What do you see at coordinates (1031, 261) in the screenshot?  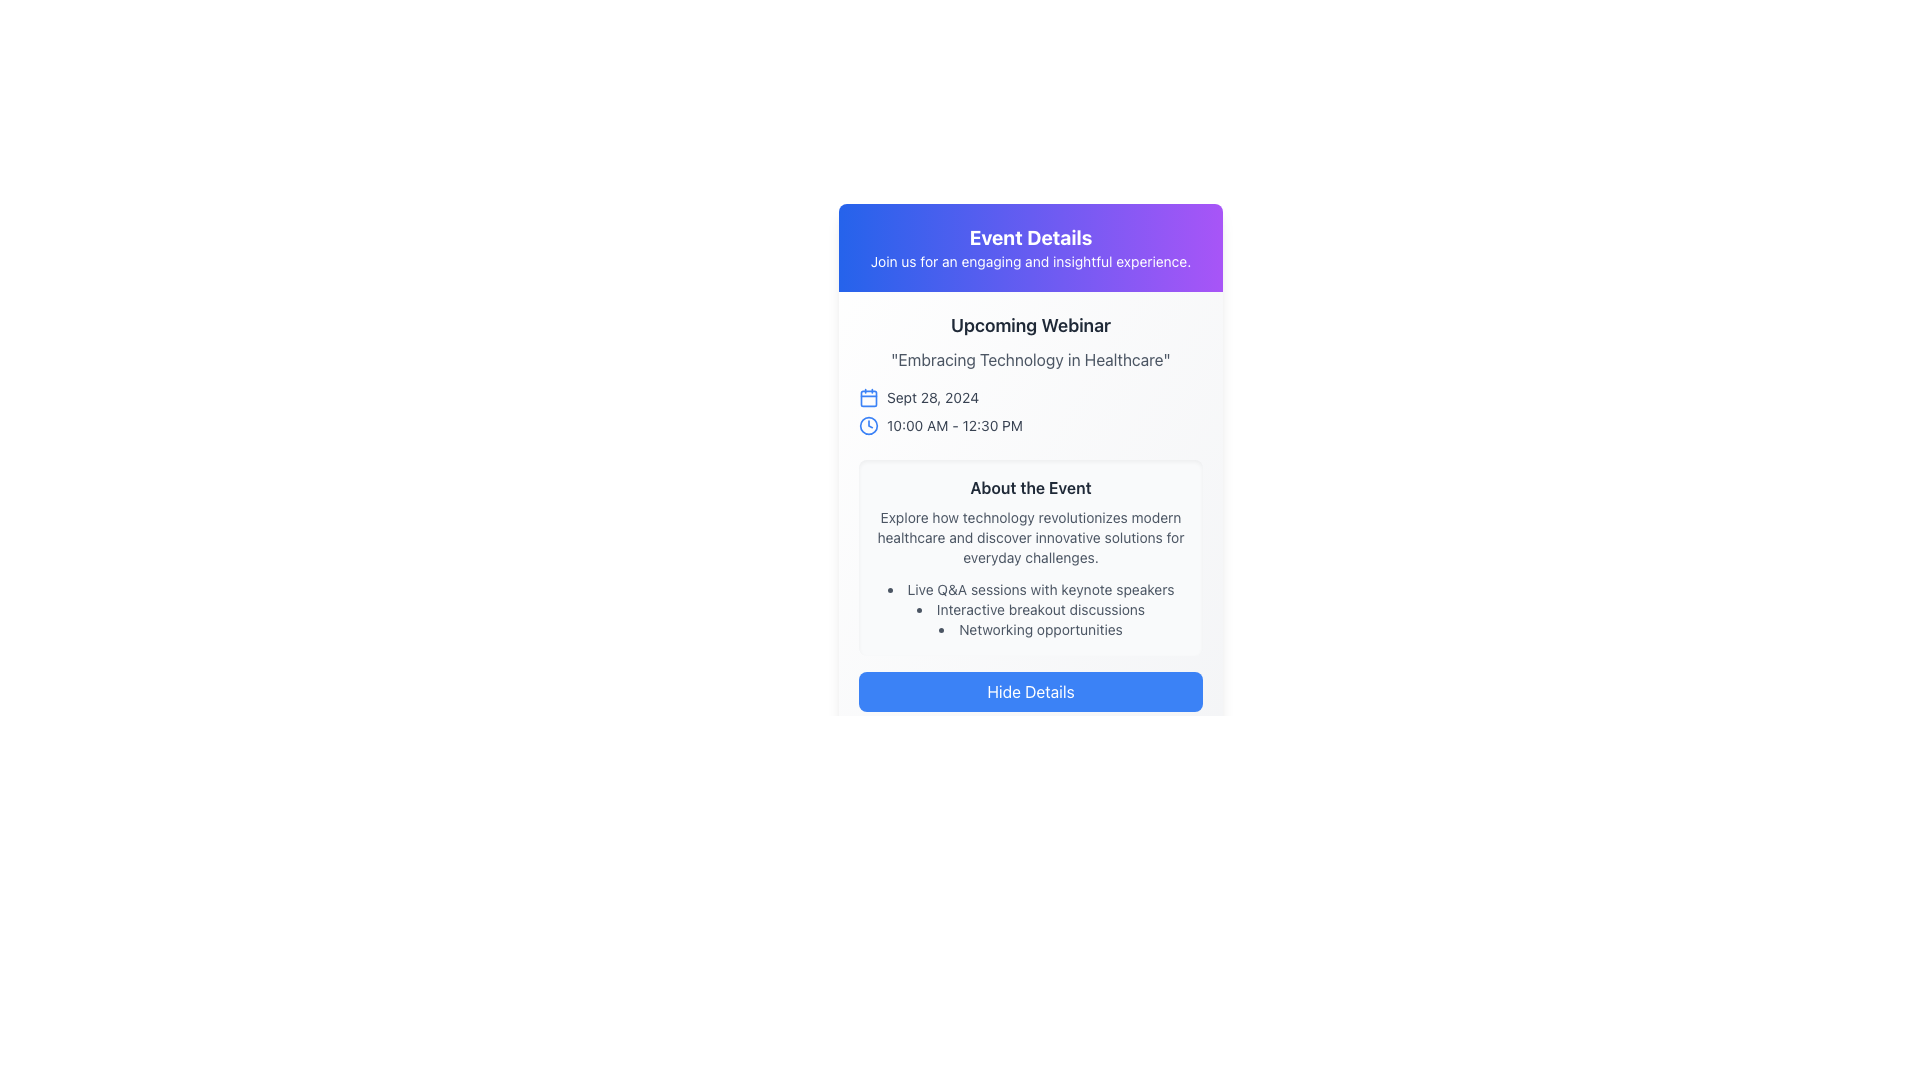 I see `the static text element displaying 'Join us for an engaging and insightful experience.' located beneath the 'Event Details' title in the blue-to-purple gradient header` at bounding box center [1031, 261].